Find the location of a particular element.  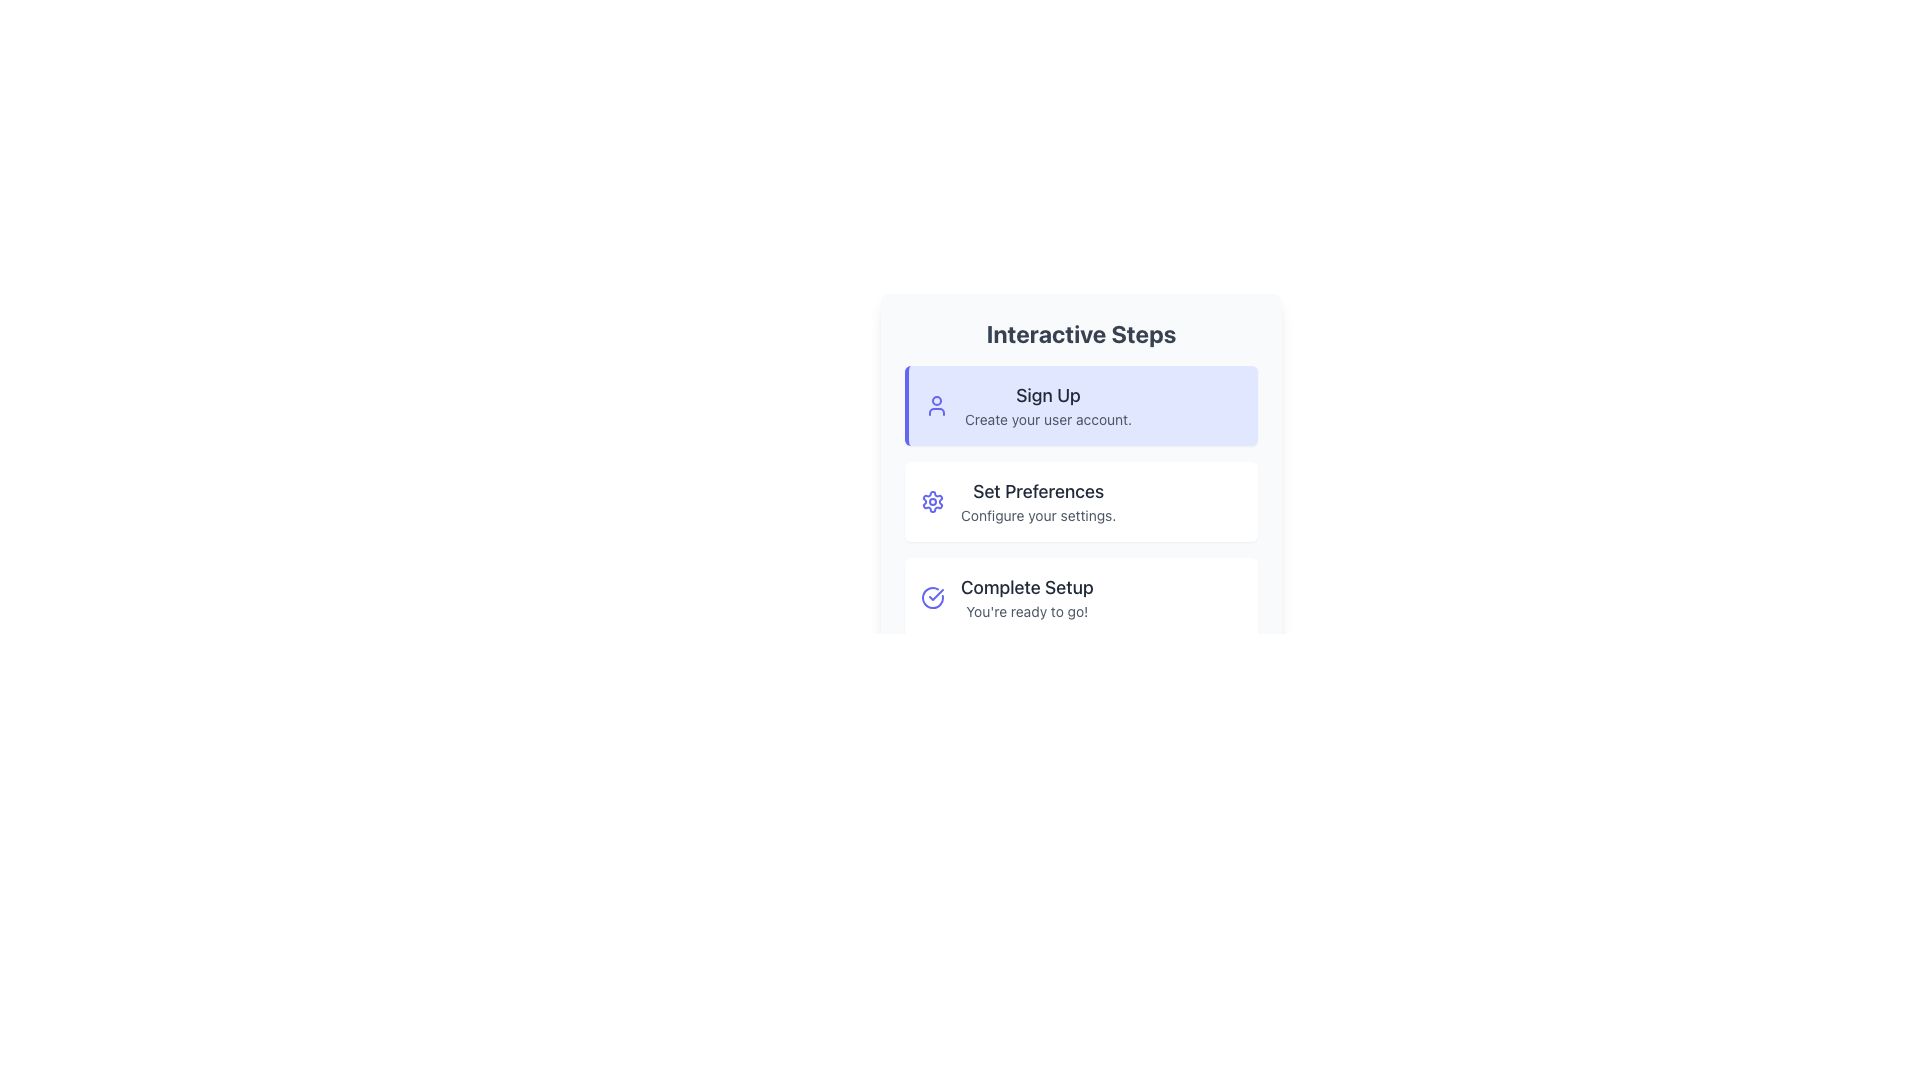

the settings icon located in the third step of the 'Interactive Steps' widget, adjacent to the 'Set Preferences' text is located at coordinates (931, 500).